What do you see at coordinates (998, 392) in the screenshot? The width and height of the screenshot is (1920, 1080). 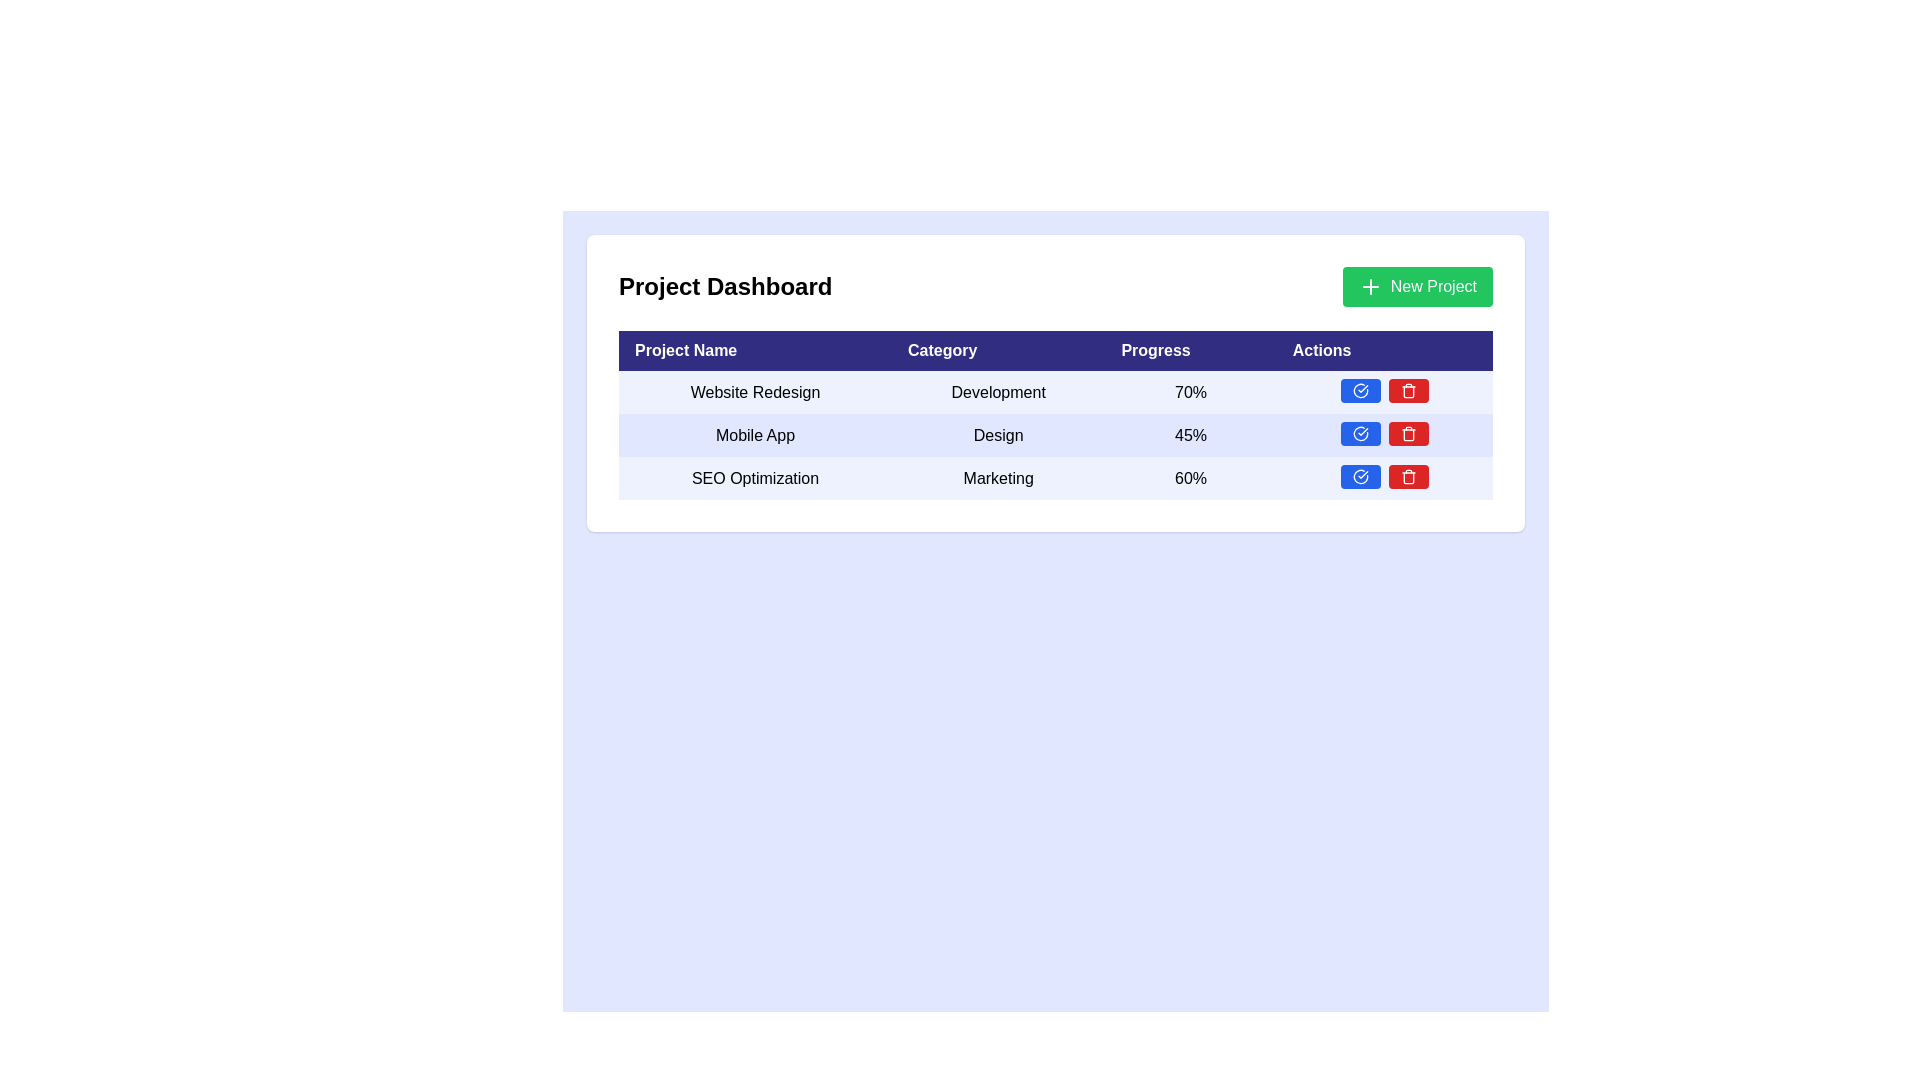 I see `text in the Text Display Cell that signifies the category associated with the 'Website Redesign' project, located in the second column of the first row in the main table of the 'Project Dashboard' section` at bounding box center [998, 392].